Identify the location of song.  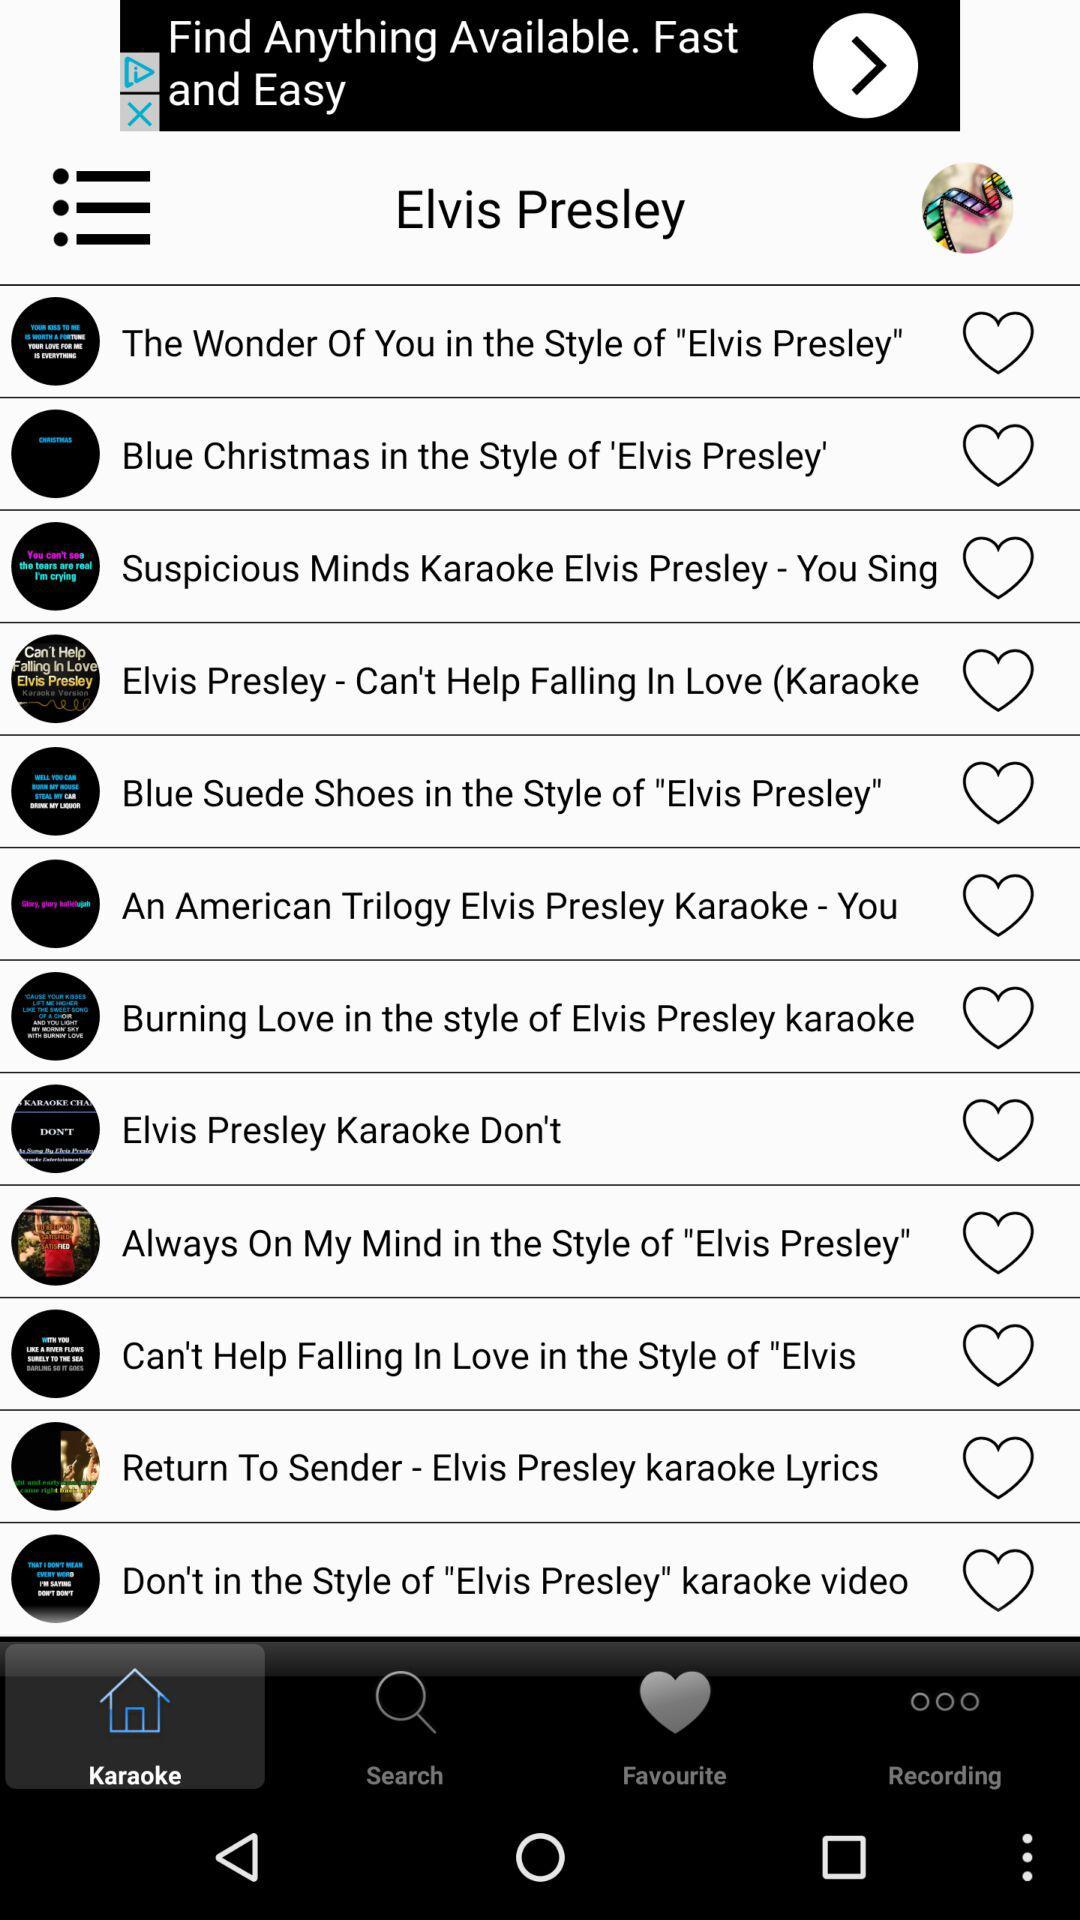
(998, 452).